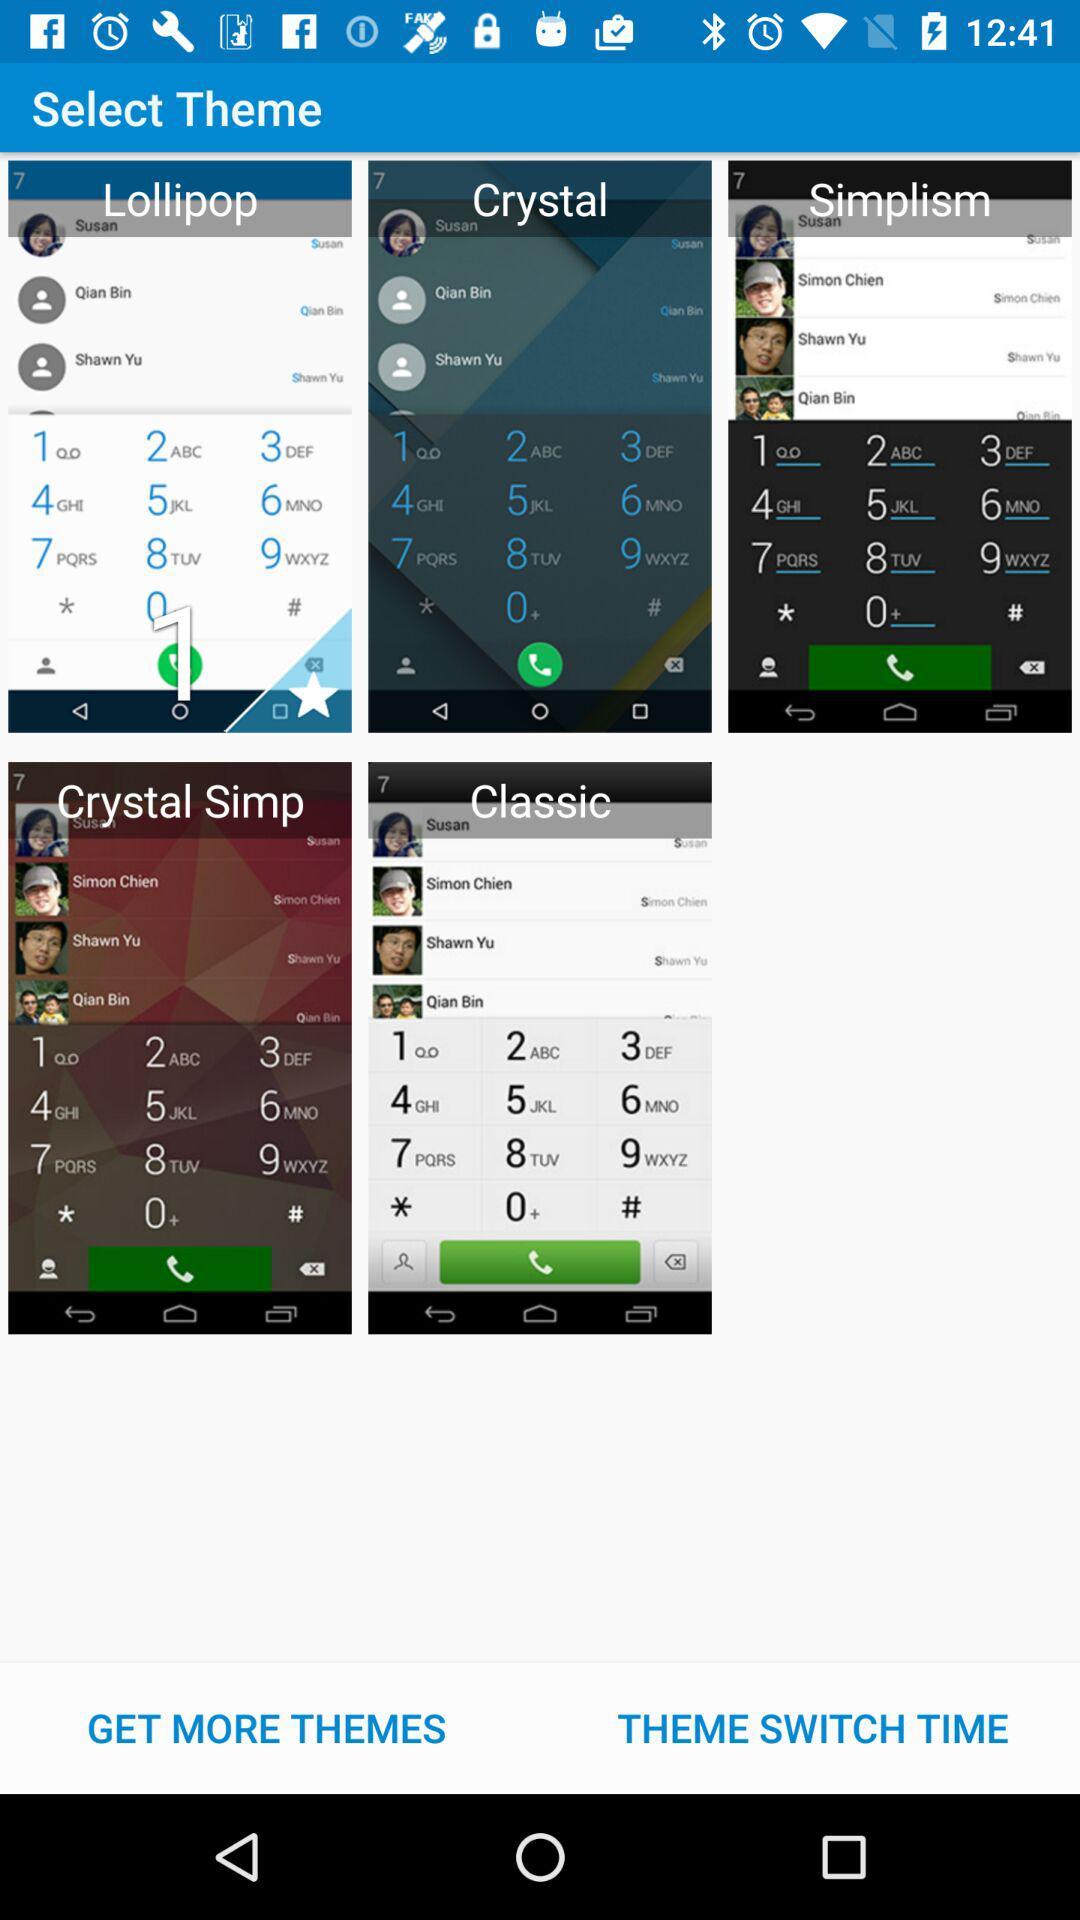  I want to click on the item to the right of the get more themes button, so click(813, 1727).